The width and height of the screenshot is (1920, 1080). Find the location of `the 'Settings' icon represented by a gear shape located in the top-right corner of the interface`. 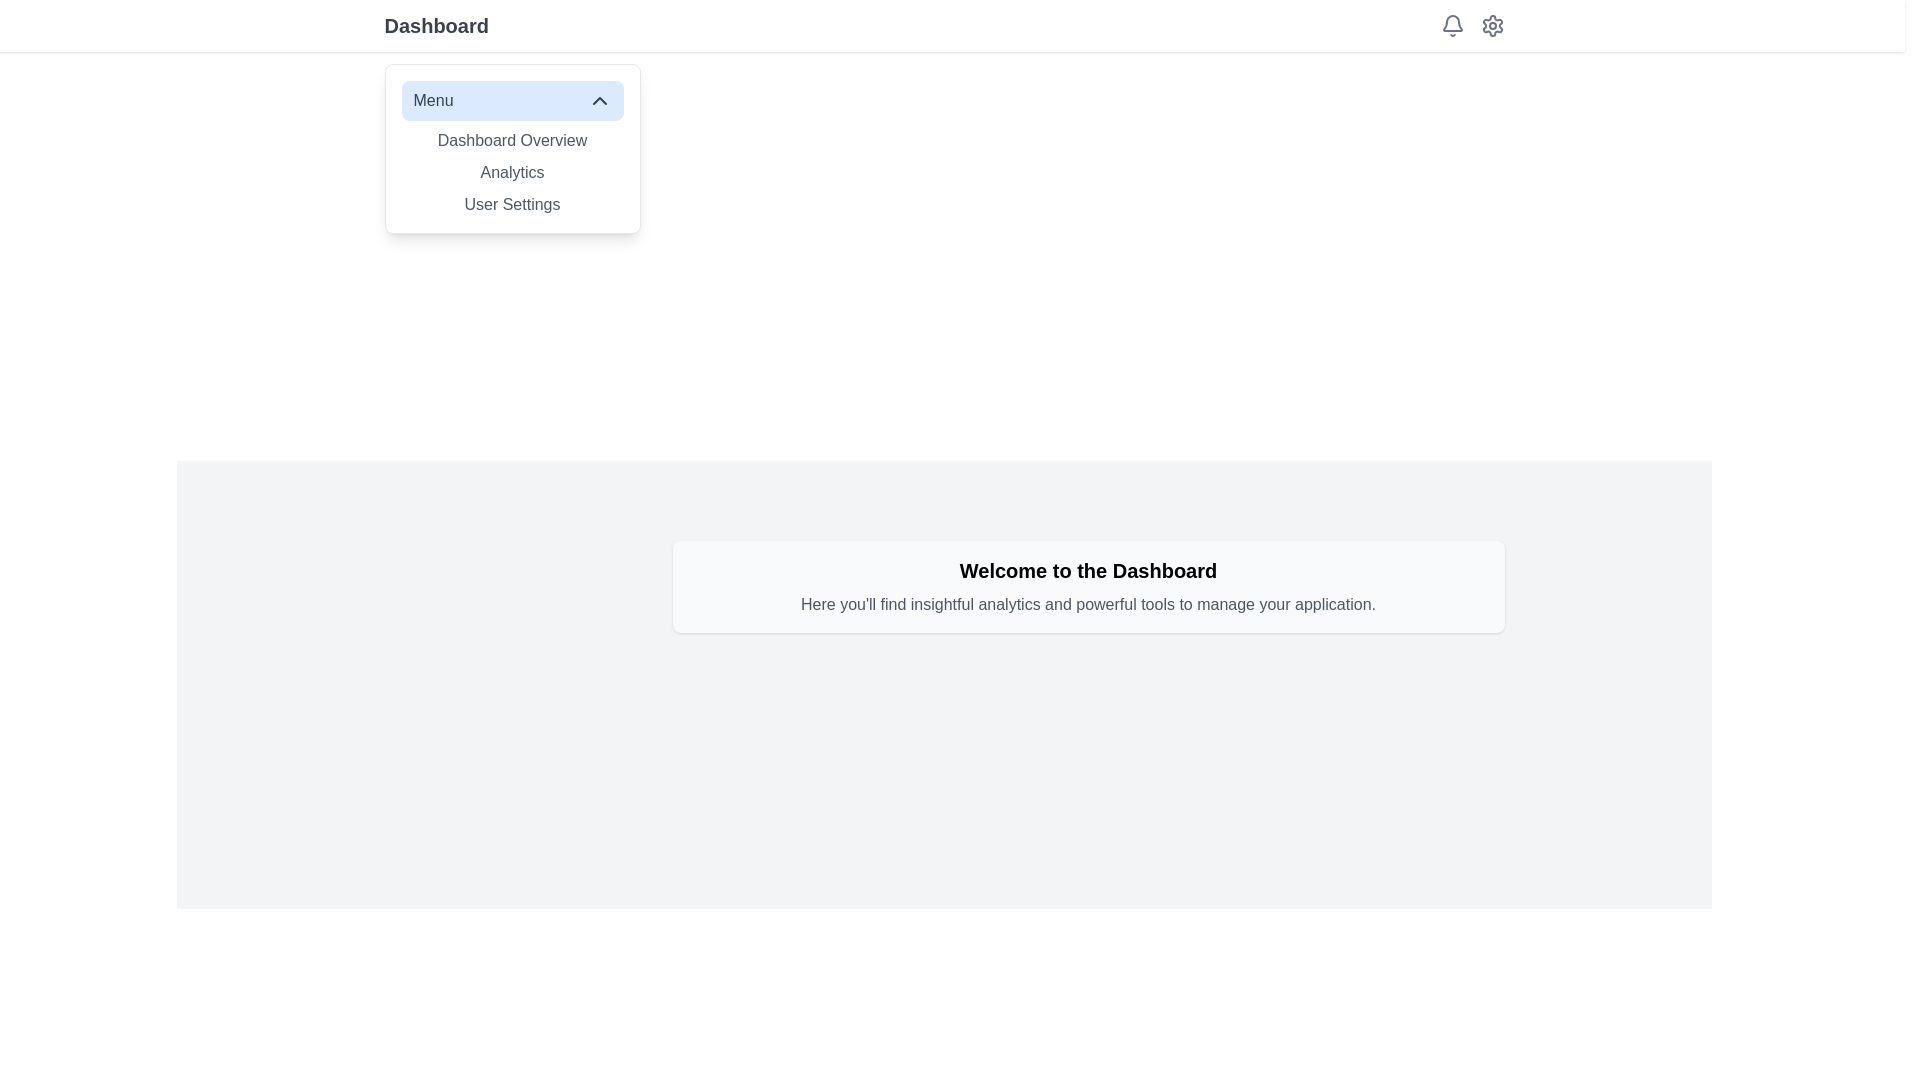

the 'Settings' icon represented by a gear shape located in the top-right corner of the interface is located at coordinates (1492, 26).